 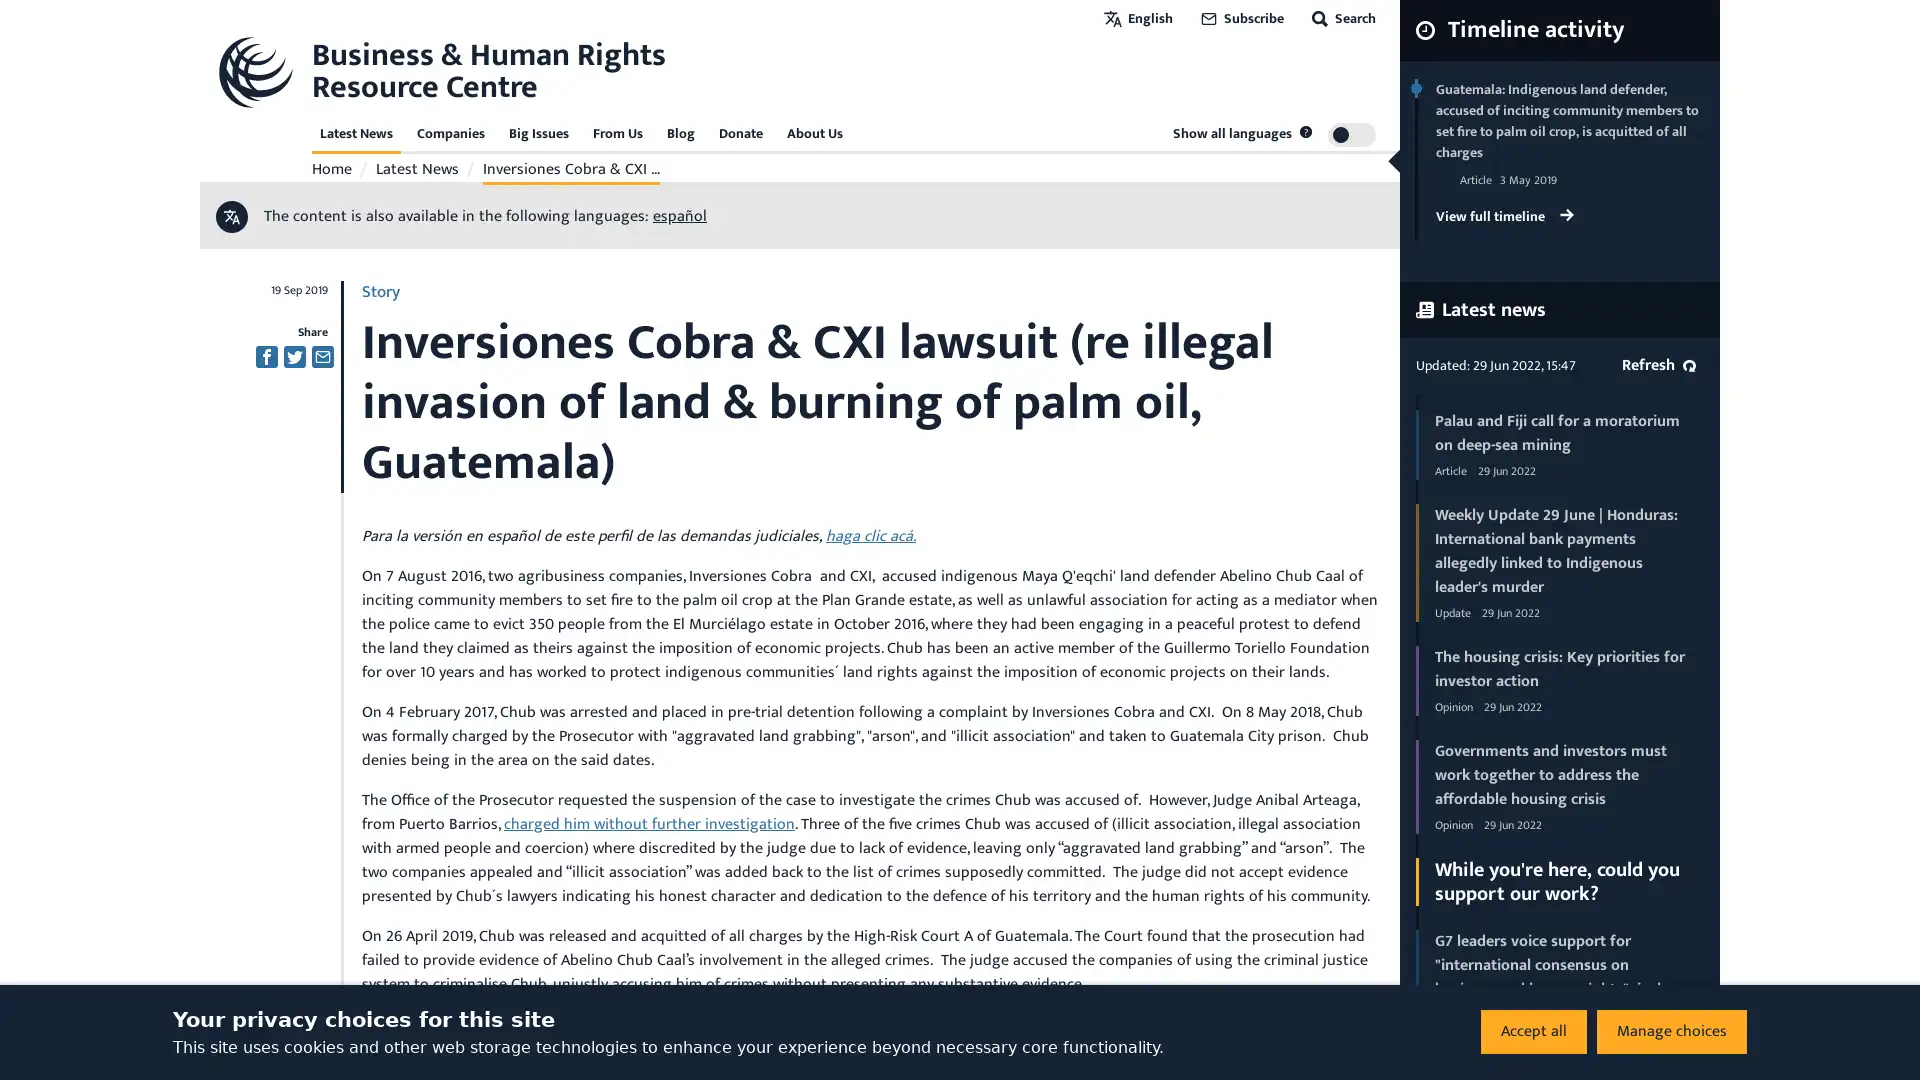 I want to click on Refresh, so click(x=1659, y=365).